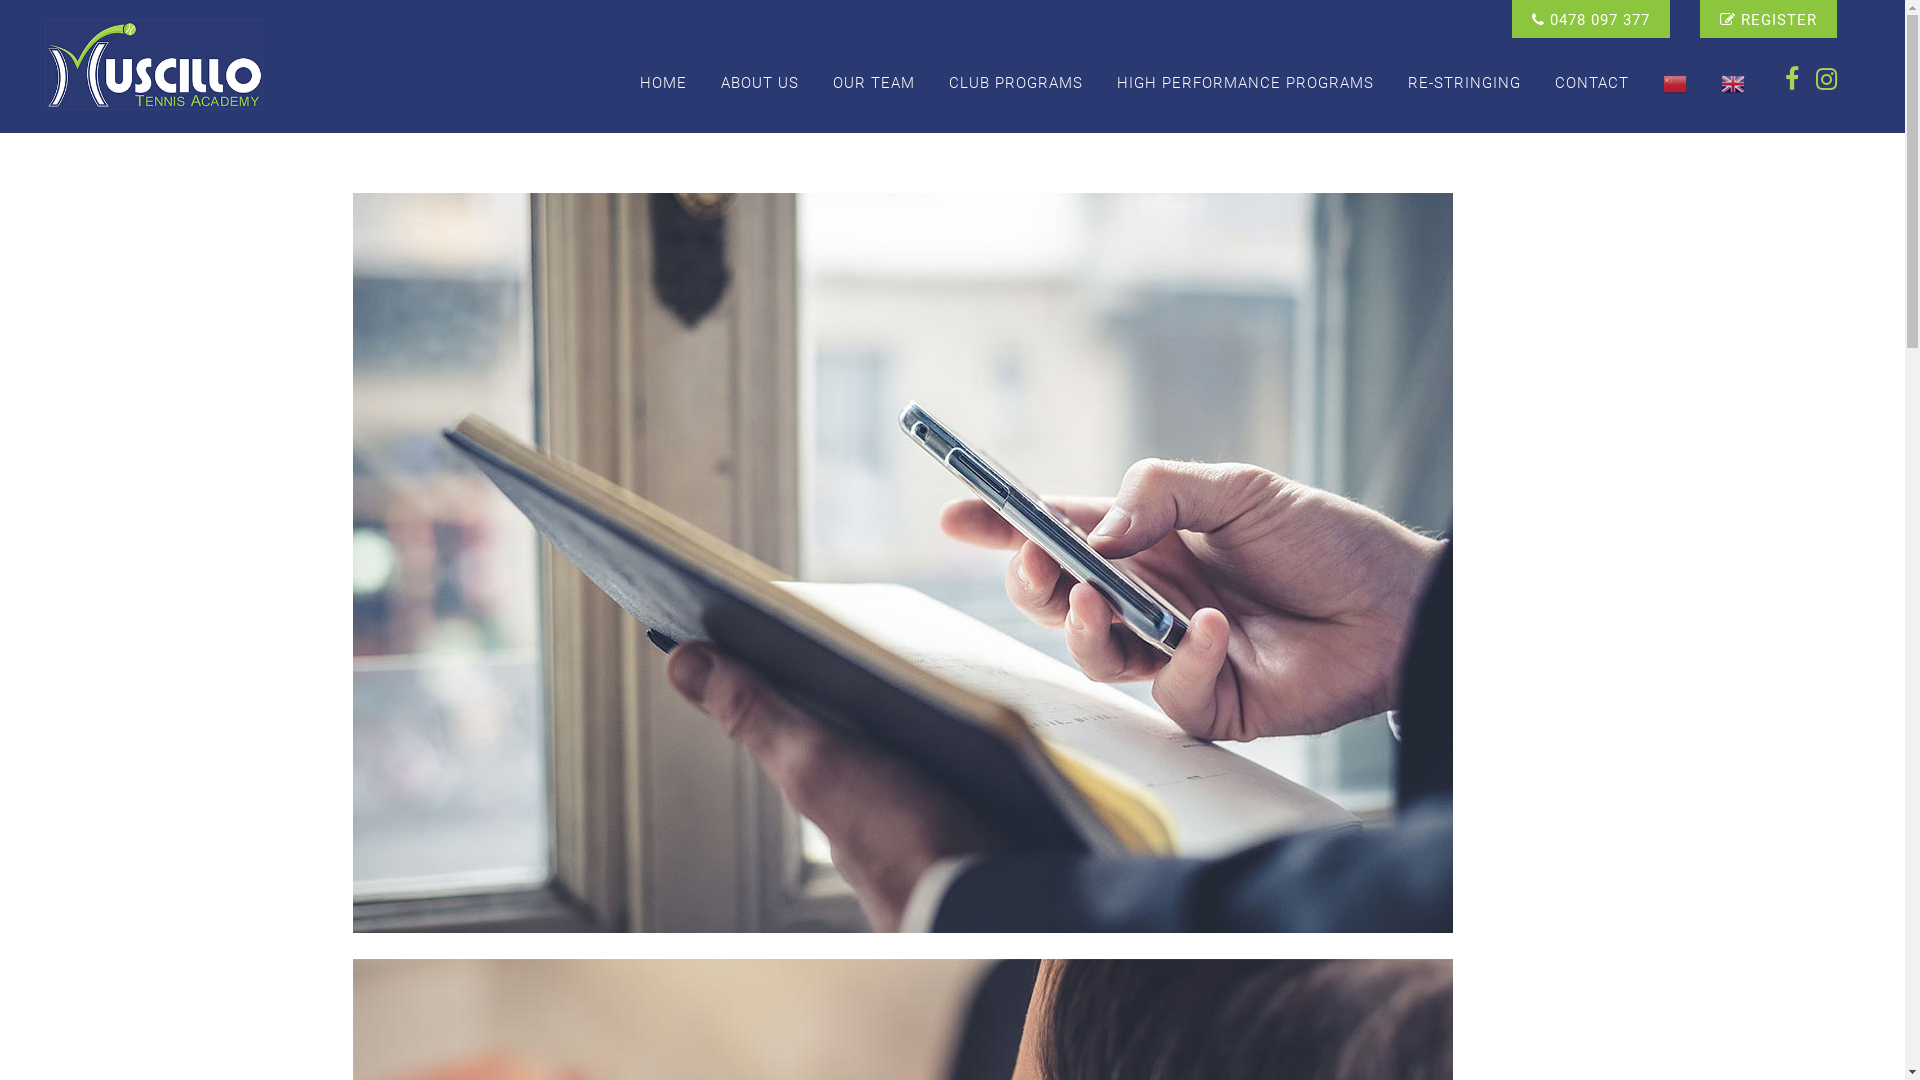  Describe the element at coordinates (873, 82) in the screenshot. I see `'OUR TEAM'` at that location.